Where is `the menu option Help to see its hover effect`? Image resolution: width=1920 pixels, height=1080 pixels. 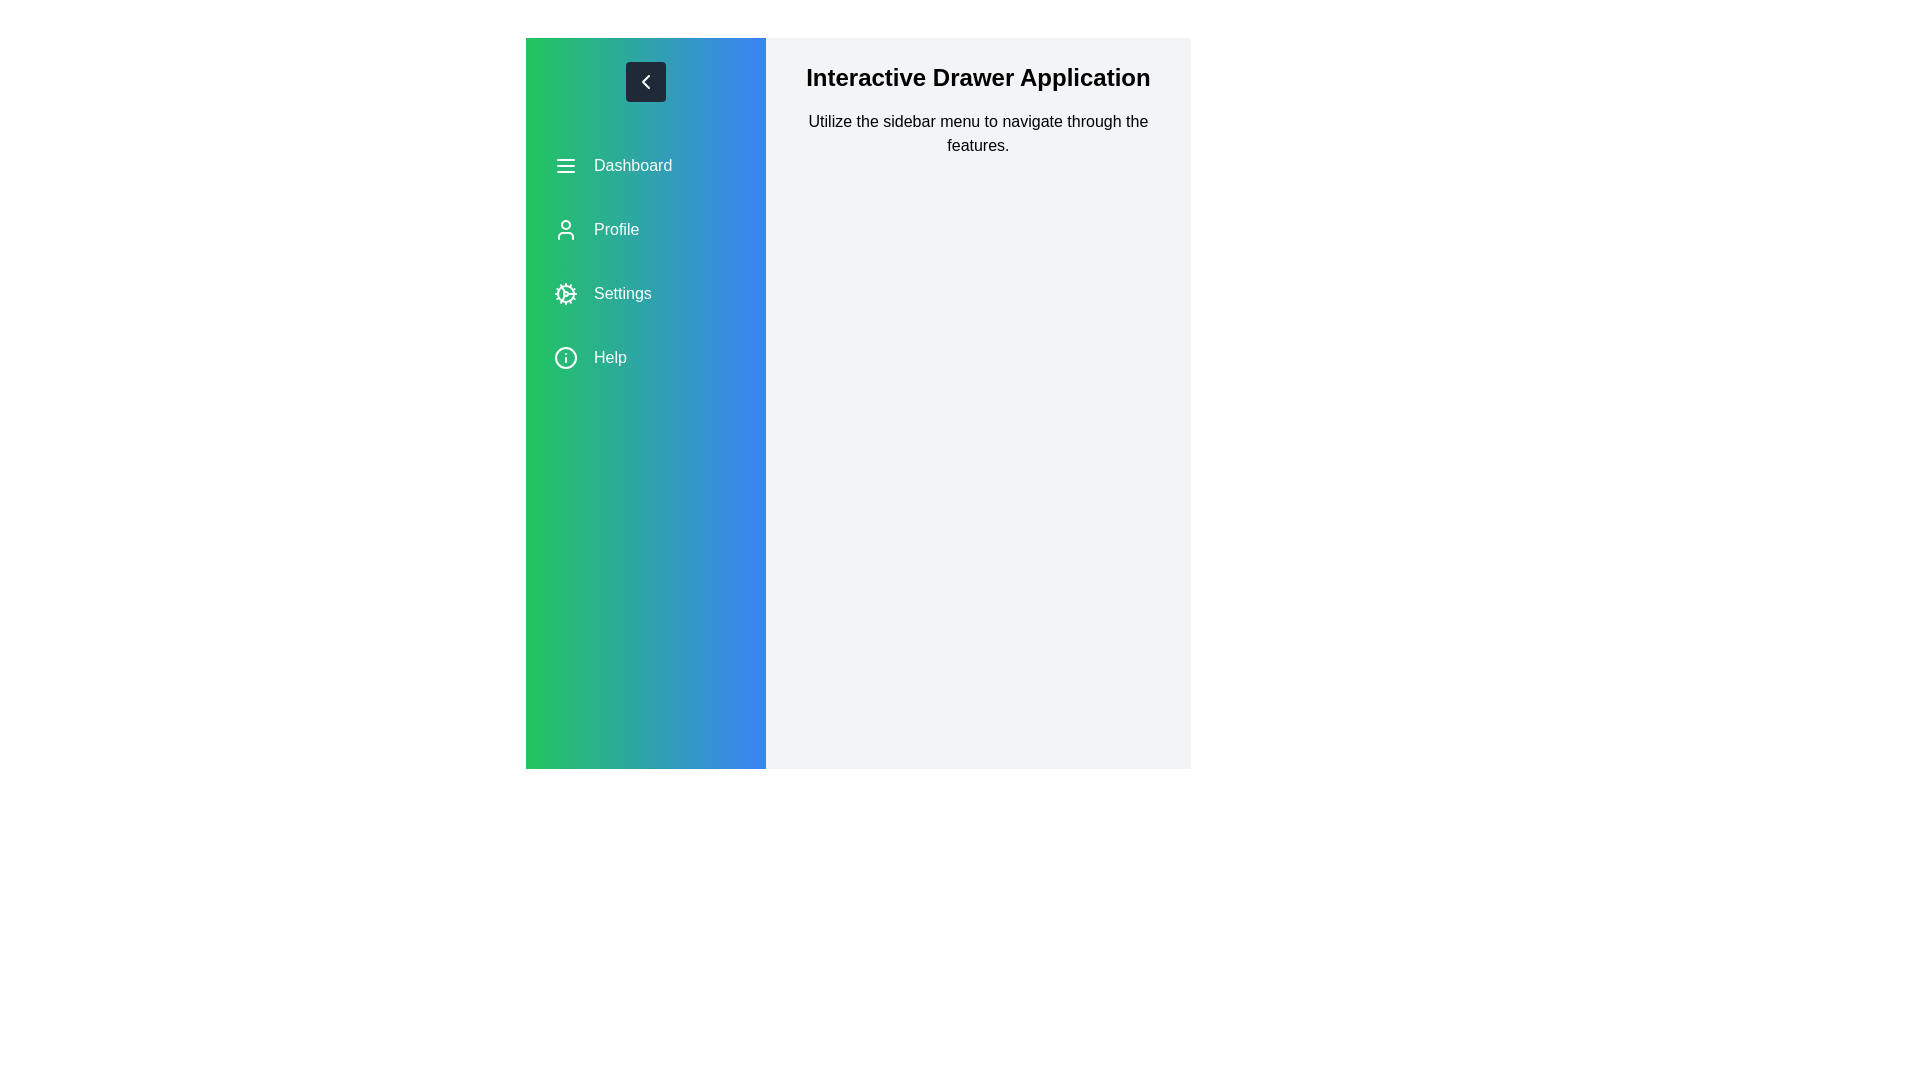
the menu option Help to see its hover effect is located at coordinates (645, 357).